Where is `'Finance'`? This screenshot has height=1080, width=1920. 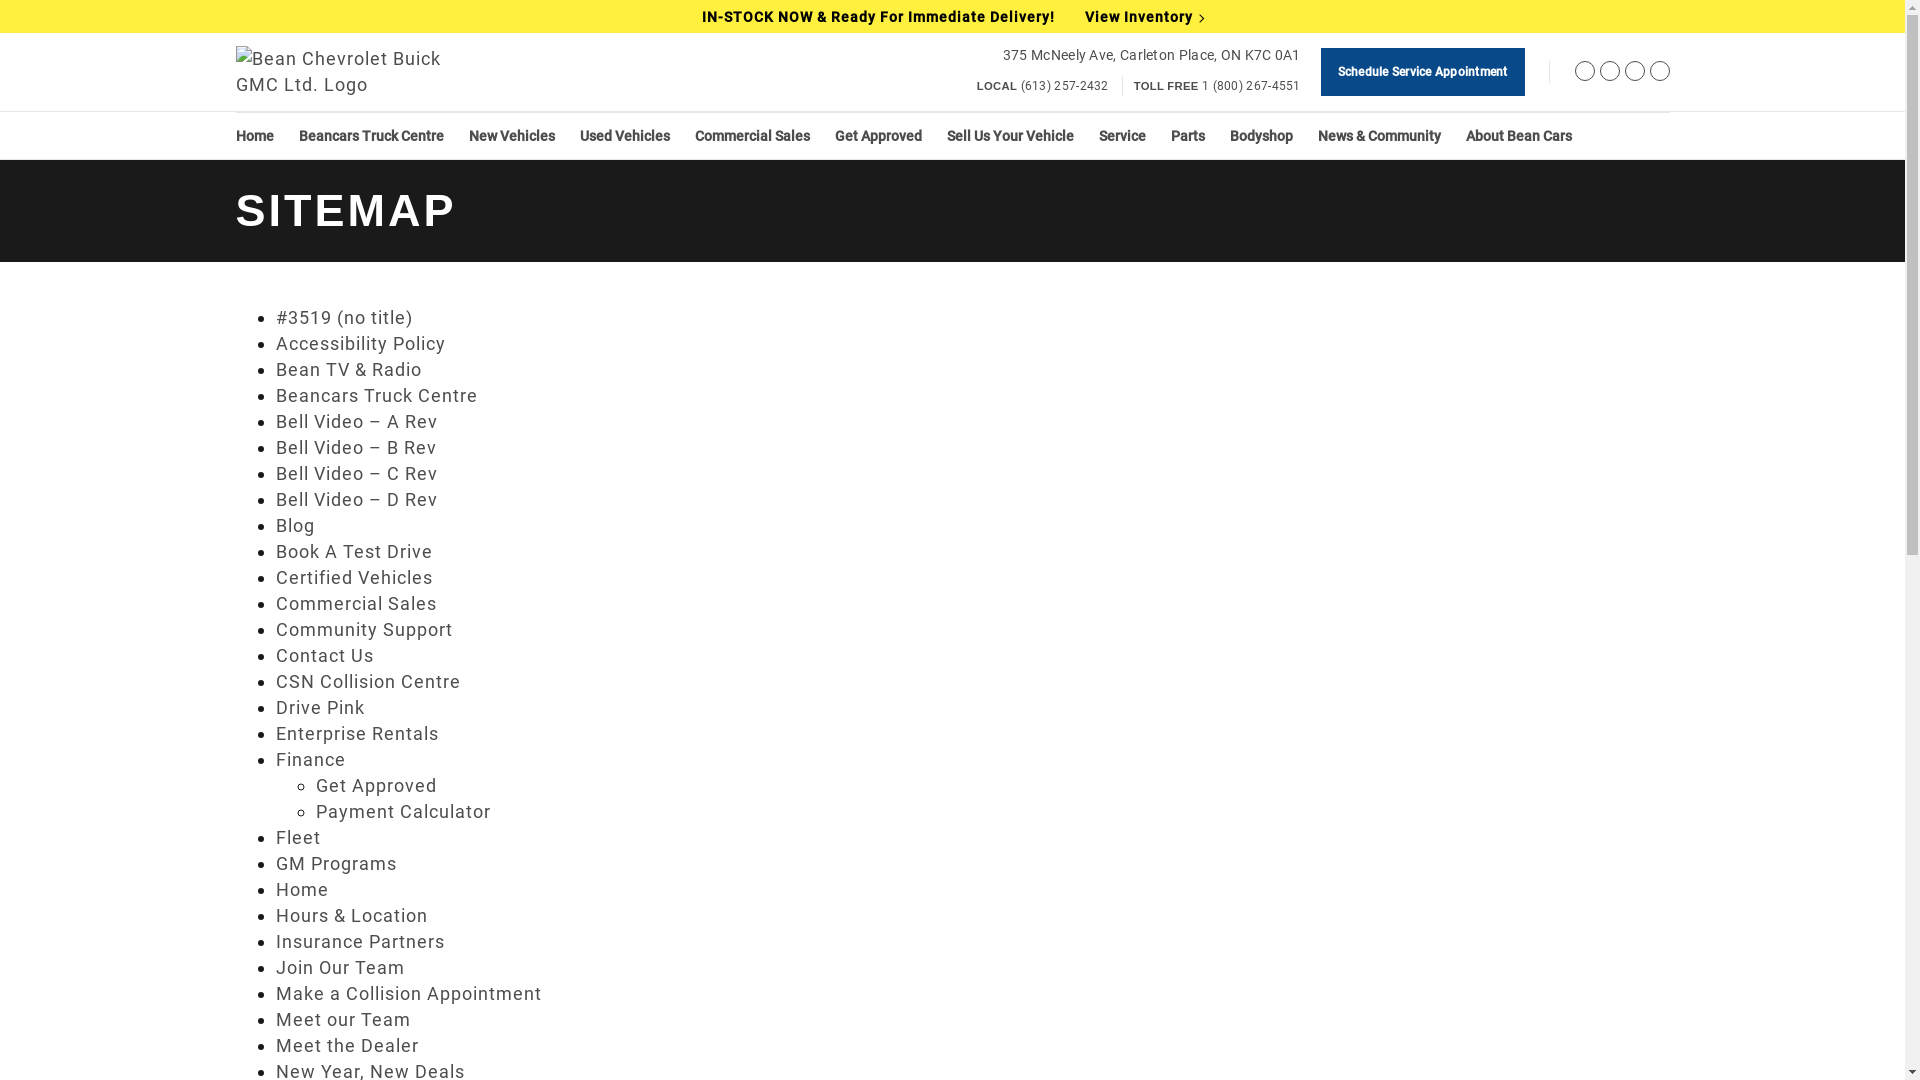
'Finance' is located at coordinates (310, 759).